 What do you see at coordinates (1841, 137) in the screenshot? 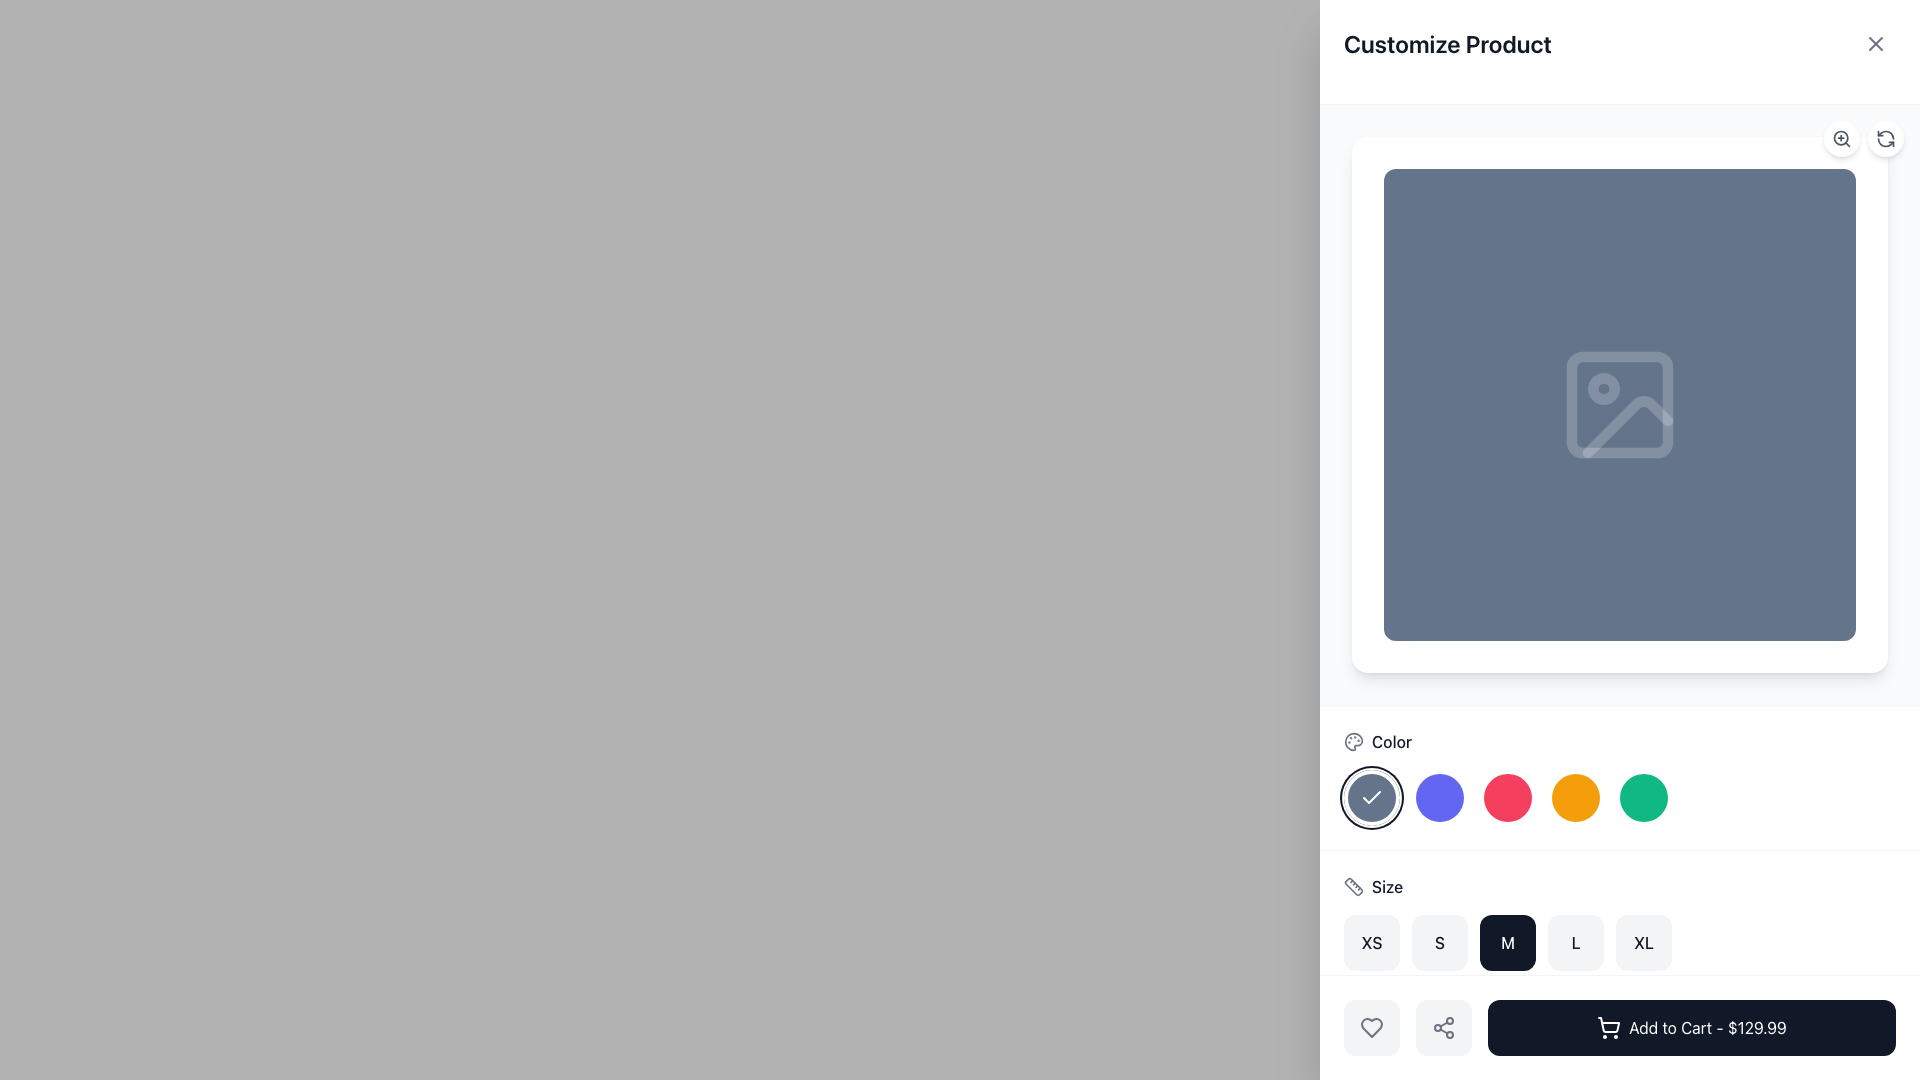
I see `the gray magnifying glass icon with a plus sign to zoom in on the image` at bounding box center [1841, 137].